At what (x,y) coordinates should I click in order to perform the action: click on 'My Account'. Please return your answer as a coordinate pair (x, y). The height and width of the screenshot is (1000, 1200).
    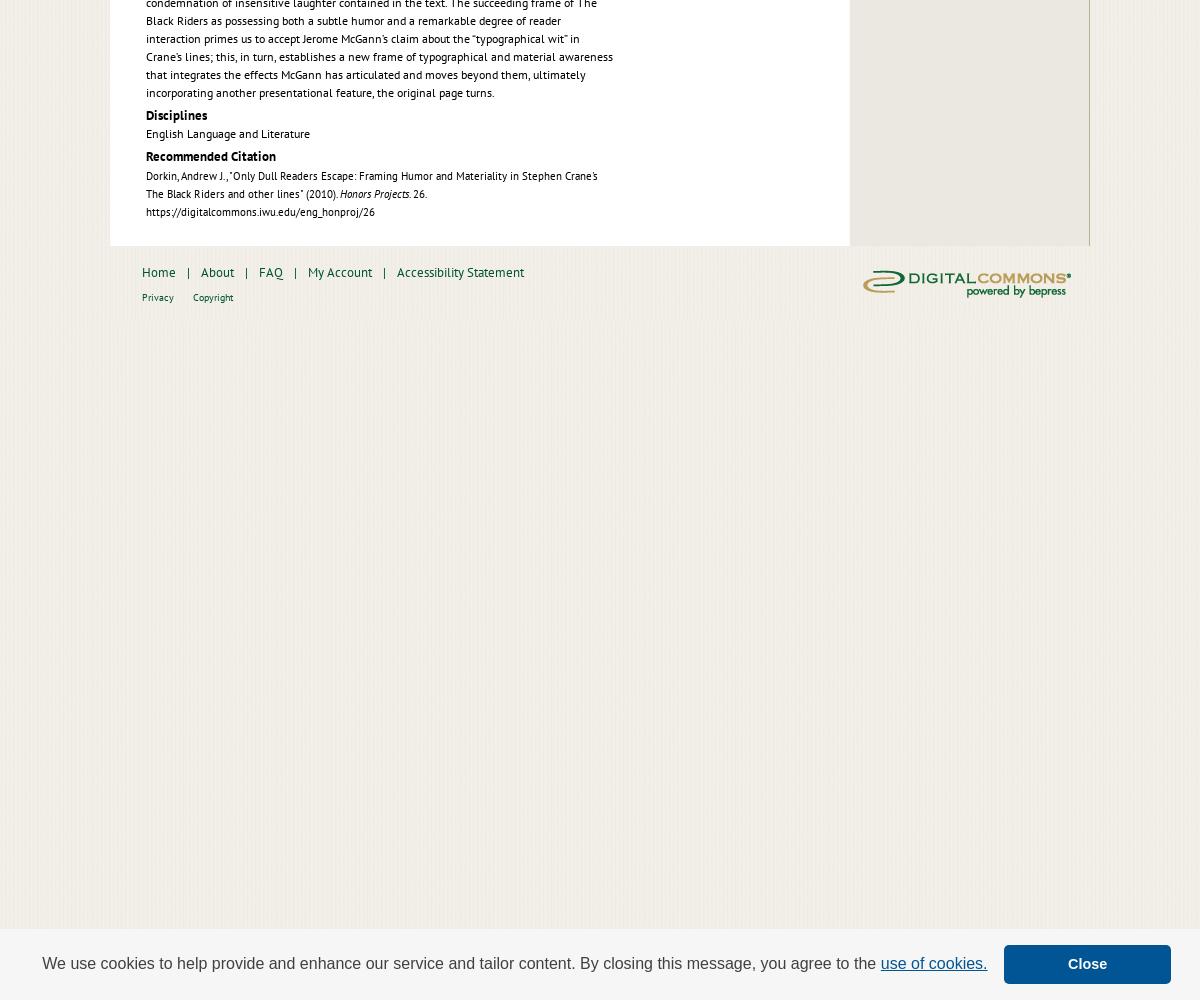
    Looking at the image, I should click on (339, 271).